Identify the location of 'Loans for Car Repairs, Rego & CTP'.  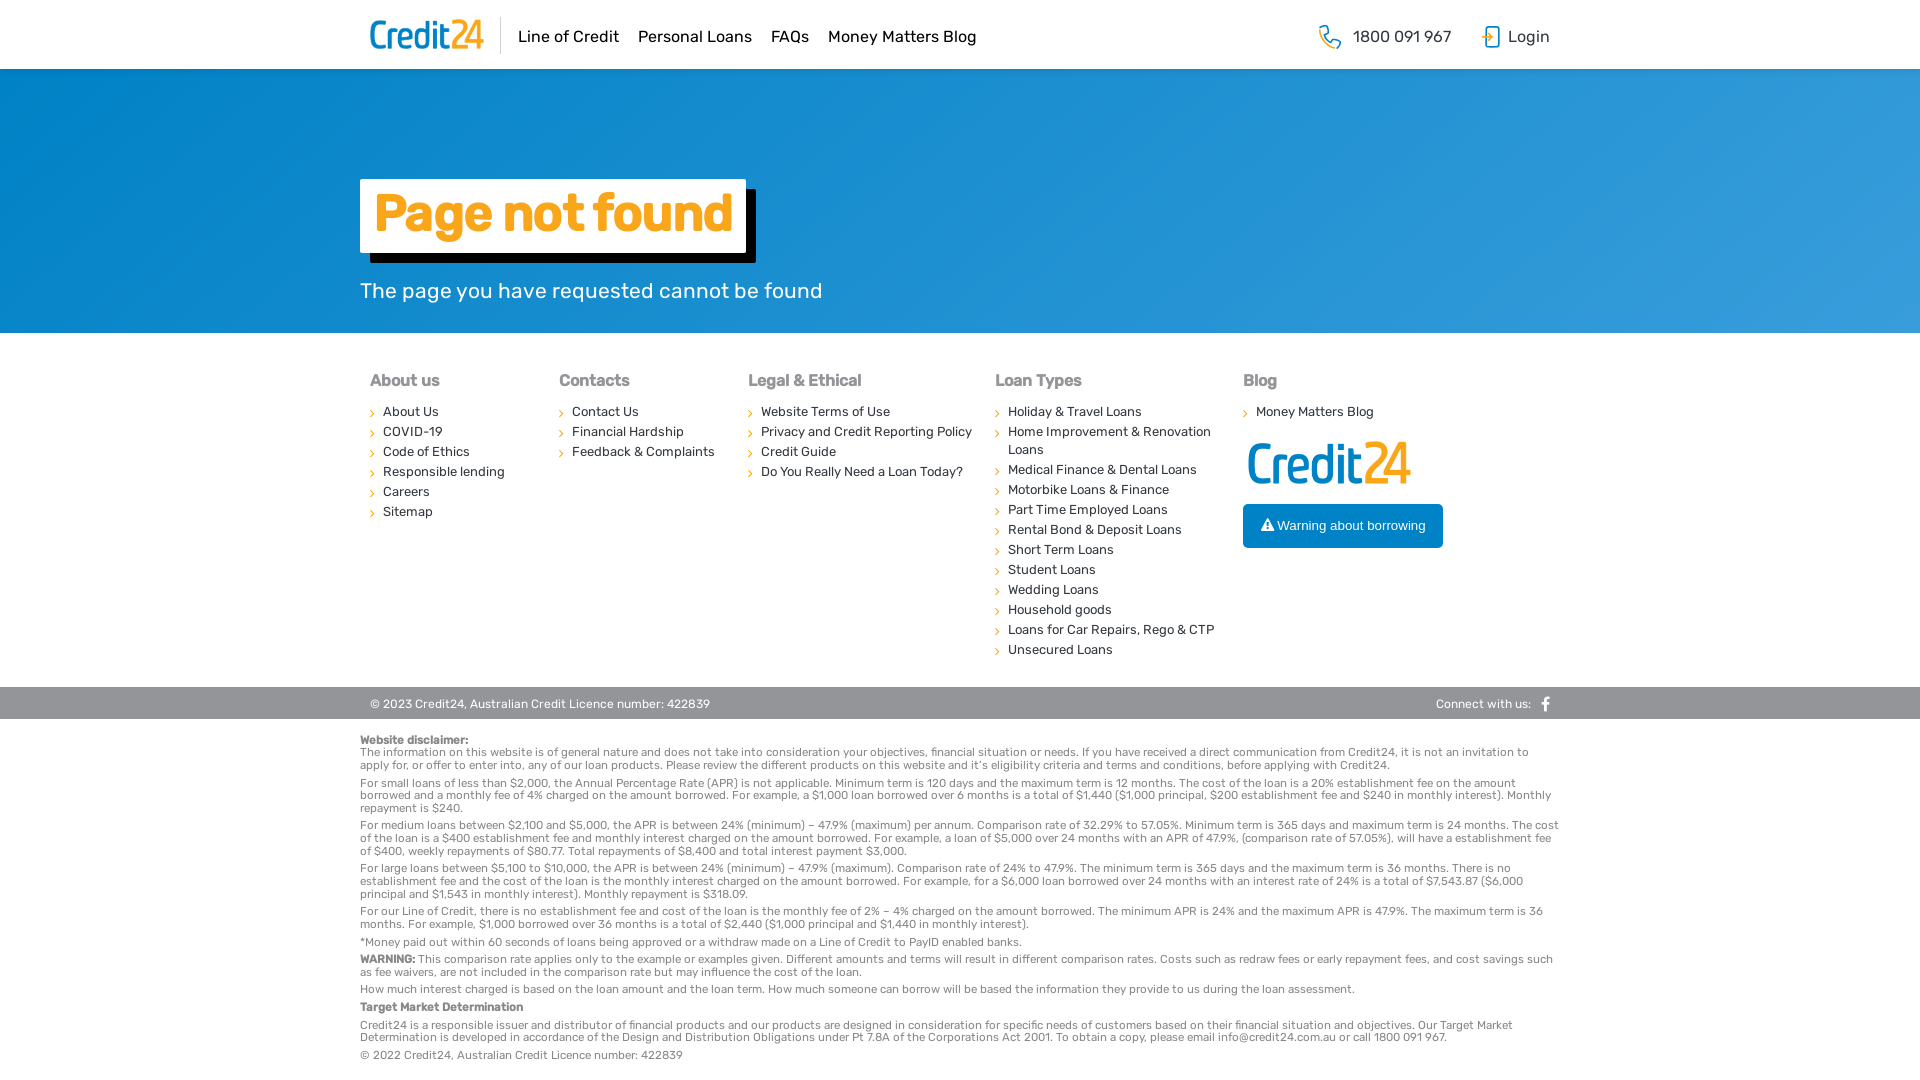
(994, 628).